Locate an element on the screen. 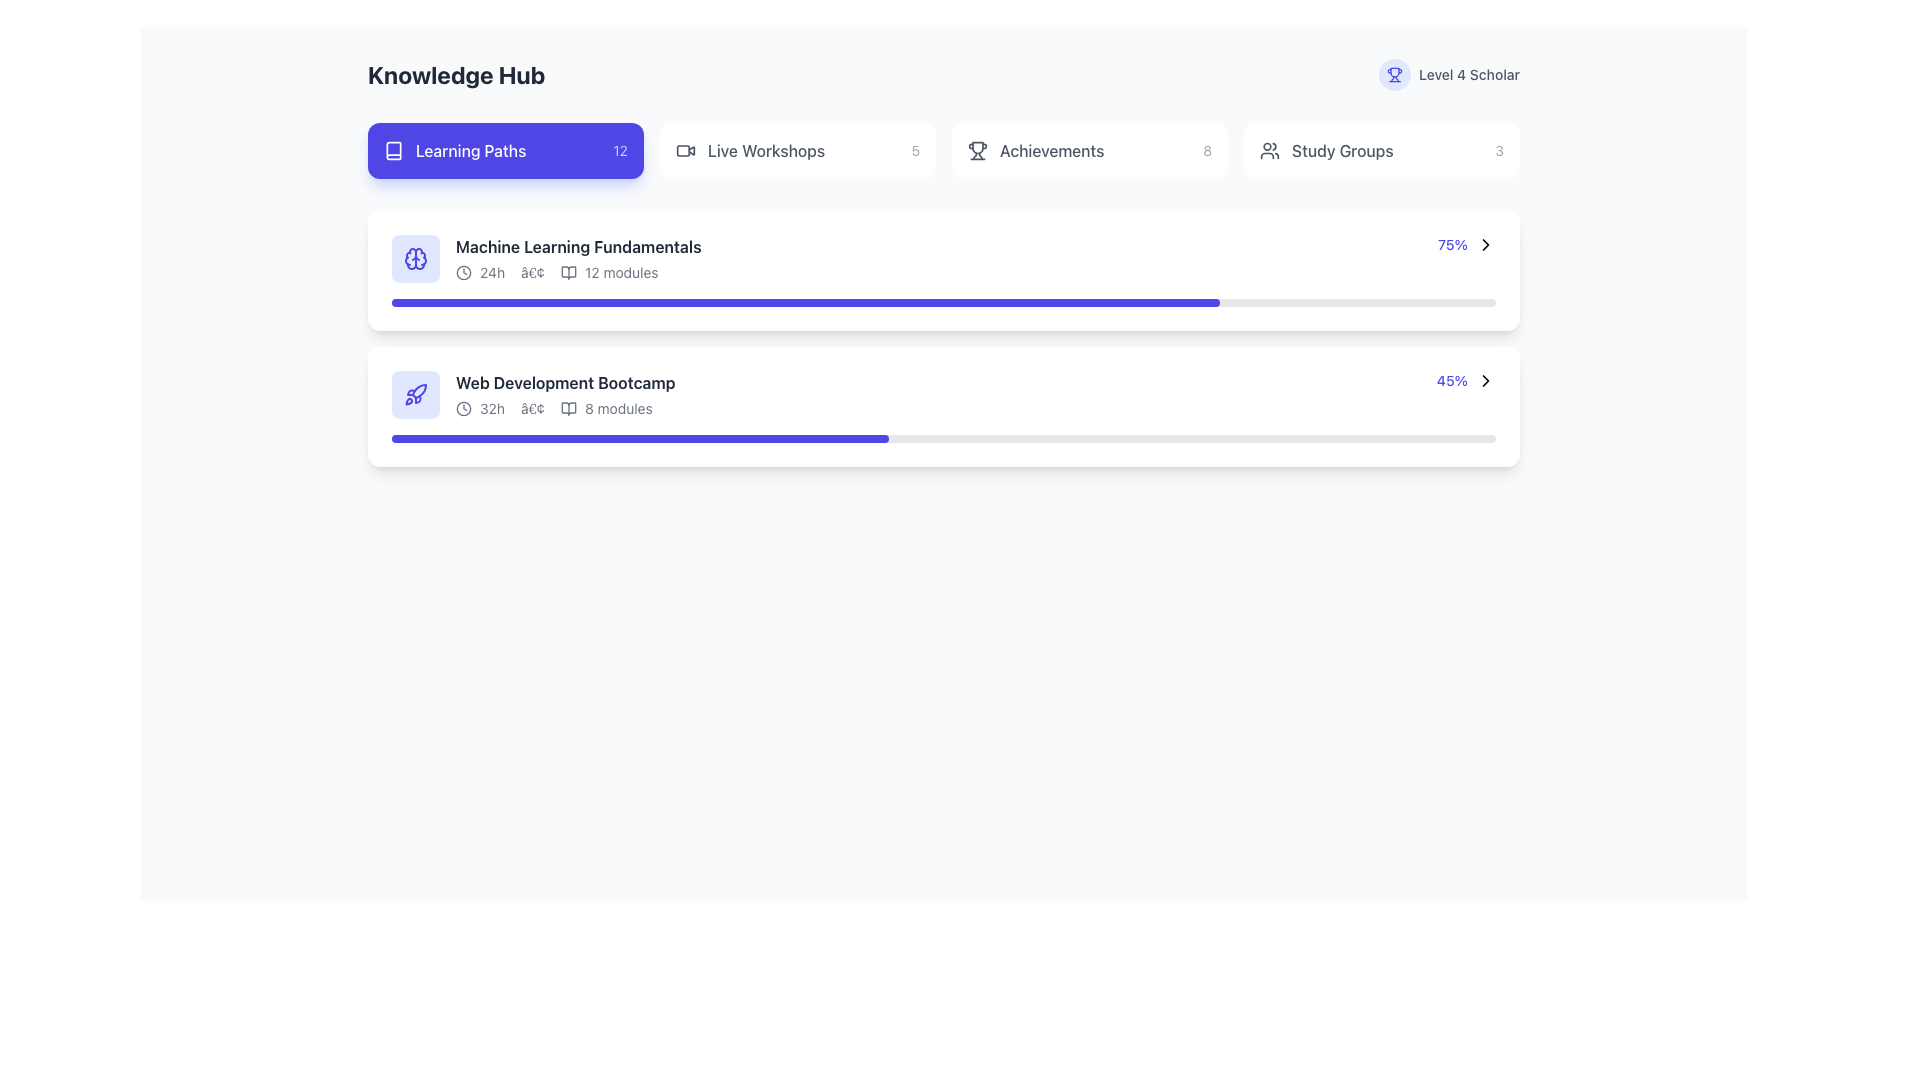 The height and width of the screenshot is (1080, 1920). the forward navigation indicator icon located to the right of the text '45%' is located at coordinates (1486, 381).